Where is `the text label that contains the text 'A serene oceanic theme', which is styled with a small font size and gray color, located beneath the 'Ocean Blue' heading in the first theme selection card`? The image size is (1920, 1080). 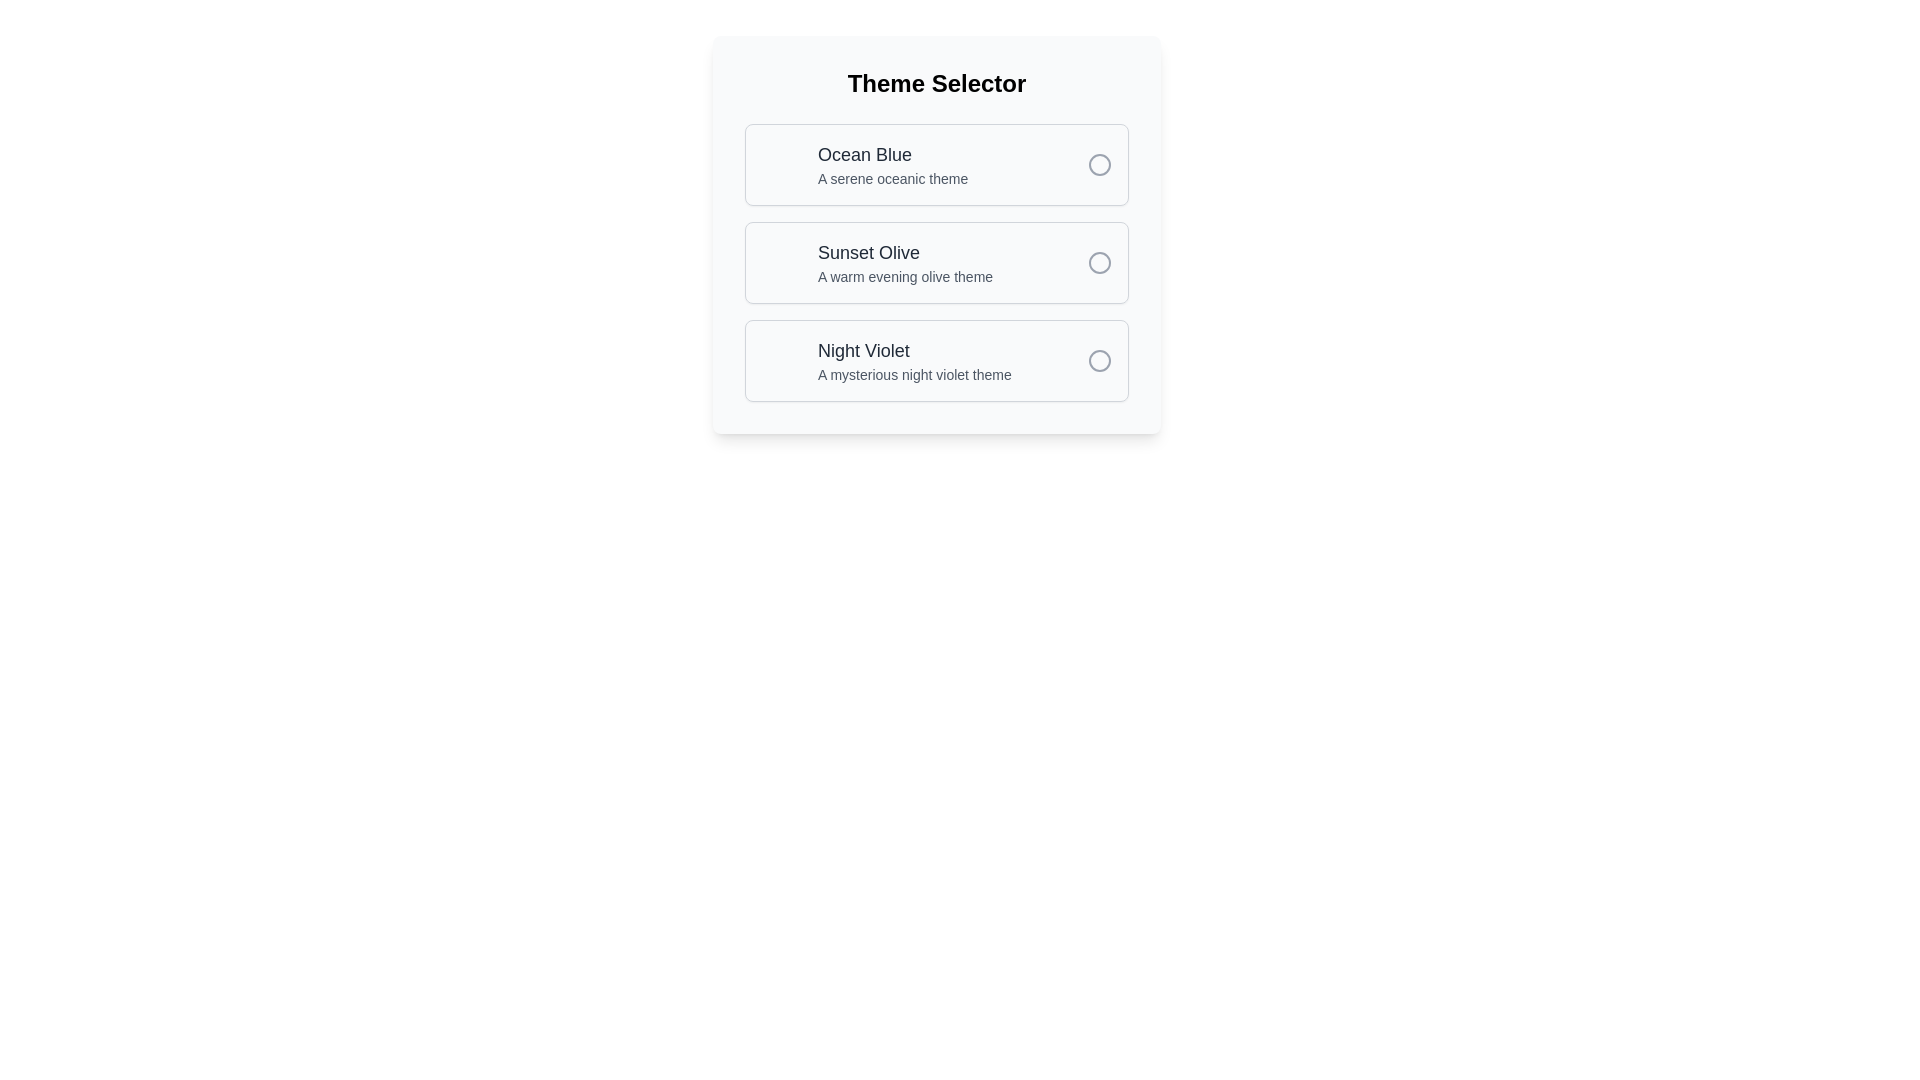 the text label that contains the text 'A serene oceanic theme', which is styled with a small font size and gray color, located beneath the 'Ocean Blue' heading in the first theme selection card is located at coordinates (892, 177).